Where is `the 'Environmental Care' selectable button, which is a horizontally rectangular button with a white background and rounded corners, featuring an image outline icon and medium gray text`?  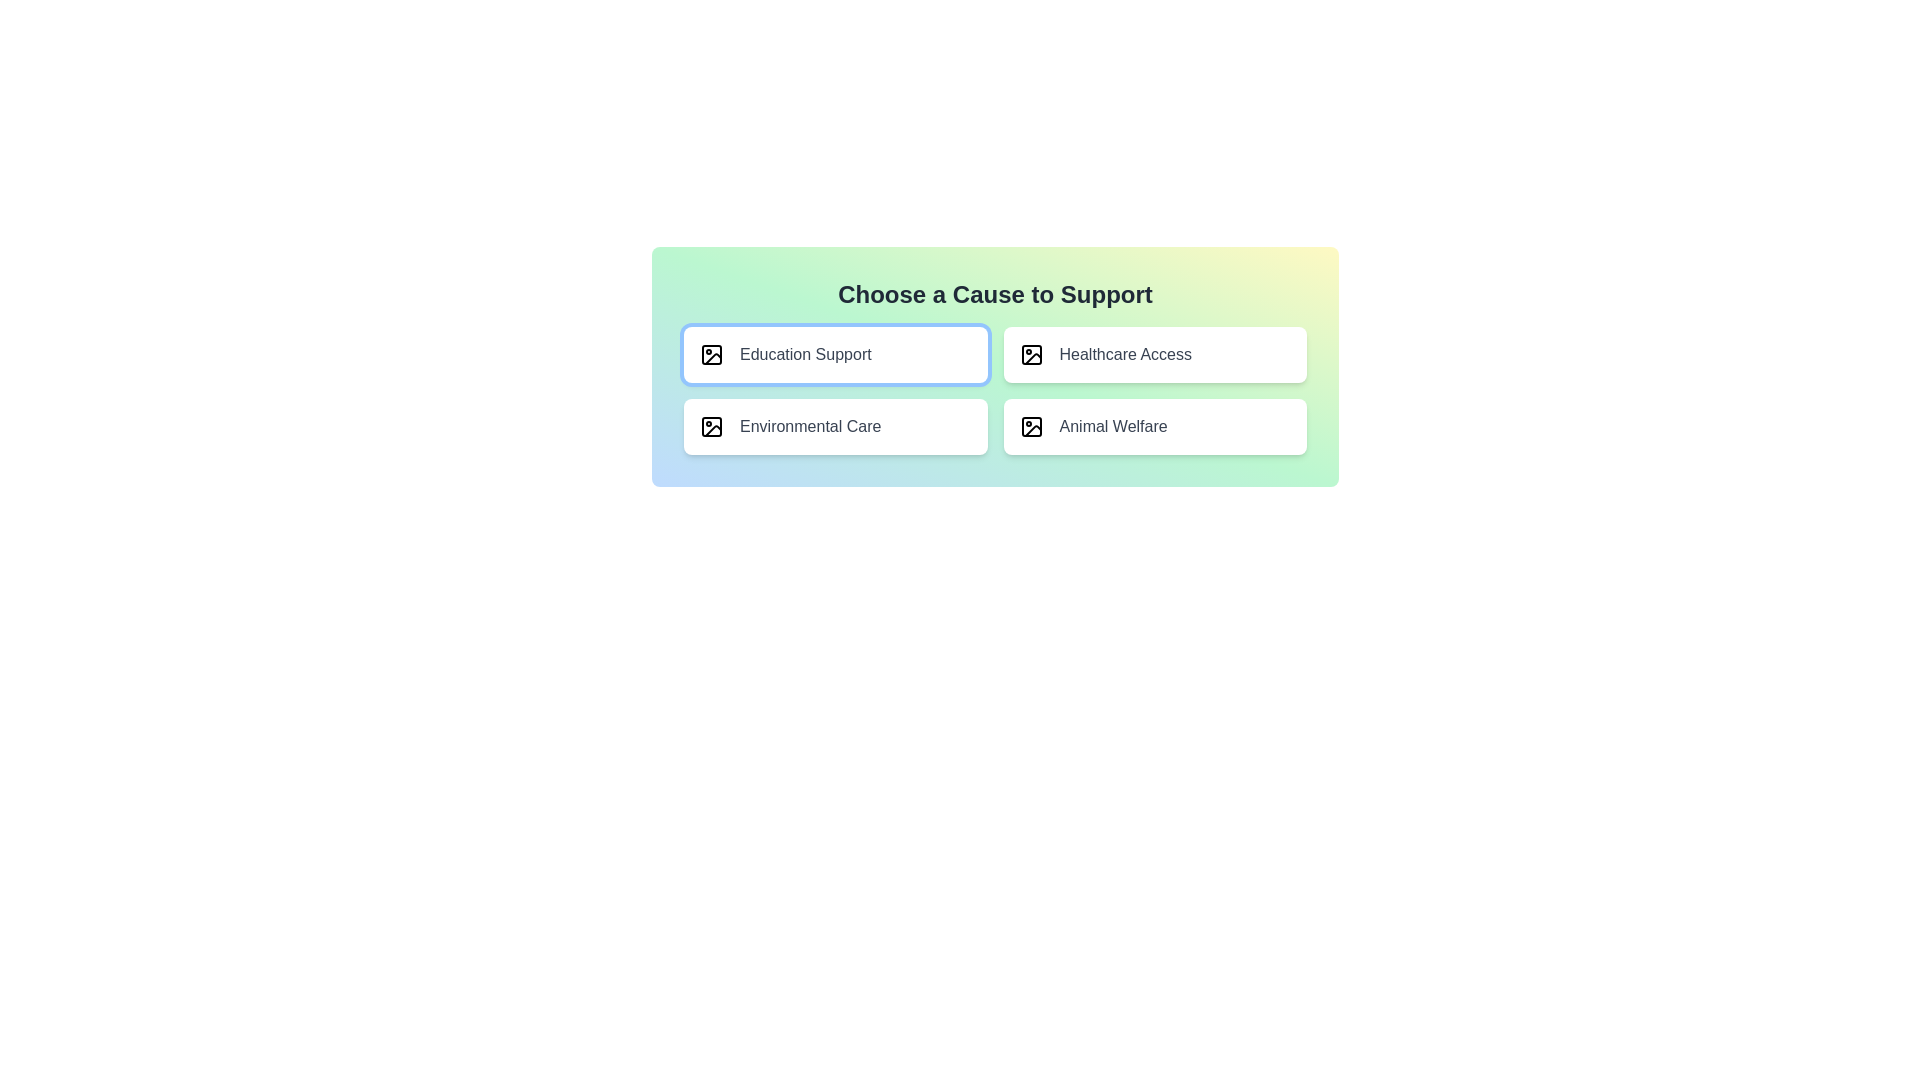 the 'Environmental Care' selectable button, which is a horizontally rectangular button with a white background and rounded corners, featuring an image outline icon and medium gray text is located at coordinates (835, 426).